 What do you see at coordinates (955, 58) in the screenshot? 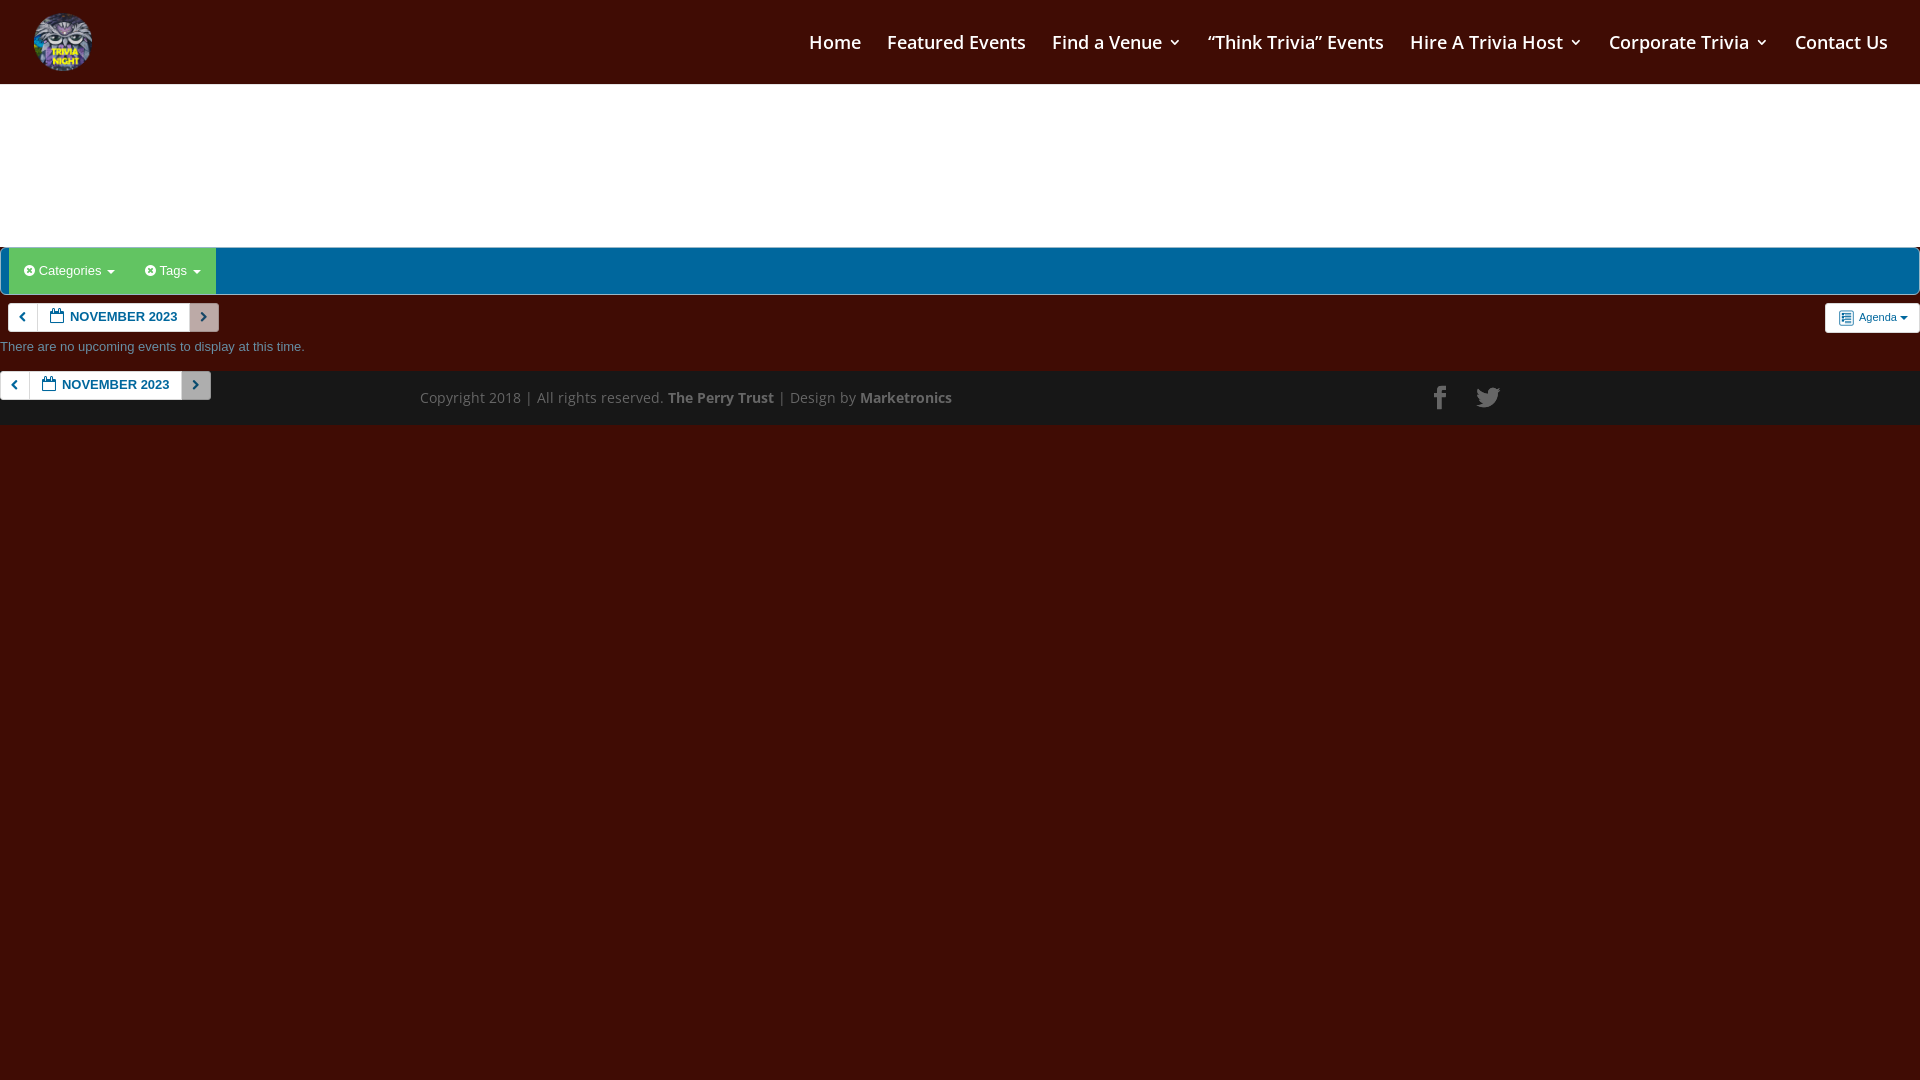
I see `'Featured Events'` at bounding box center [955, 58].